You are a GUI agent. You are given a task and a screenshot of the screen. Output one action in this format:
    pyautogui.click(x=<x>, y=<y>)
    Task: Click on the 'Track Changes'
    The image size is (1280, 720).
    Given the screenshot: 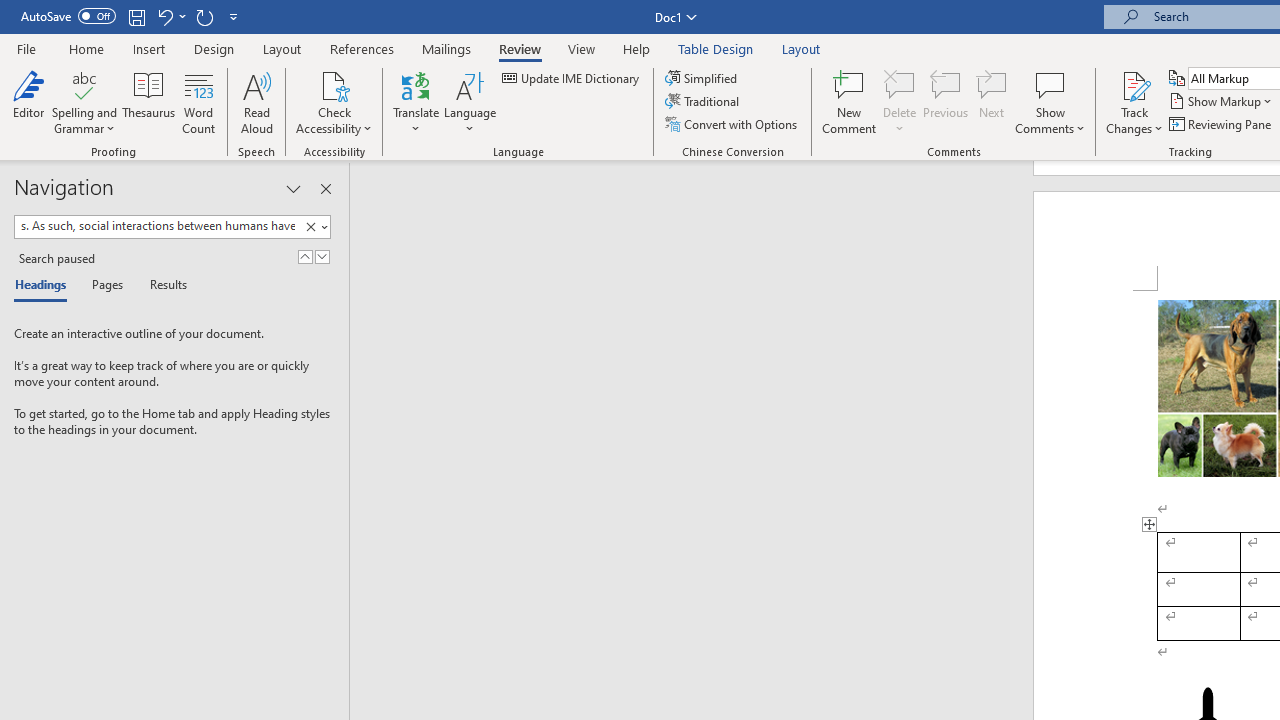 What is the action you would take?
    pyautogui.click(x=1134, y=103)
    